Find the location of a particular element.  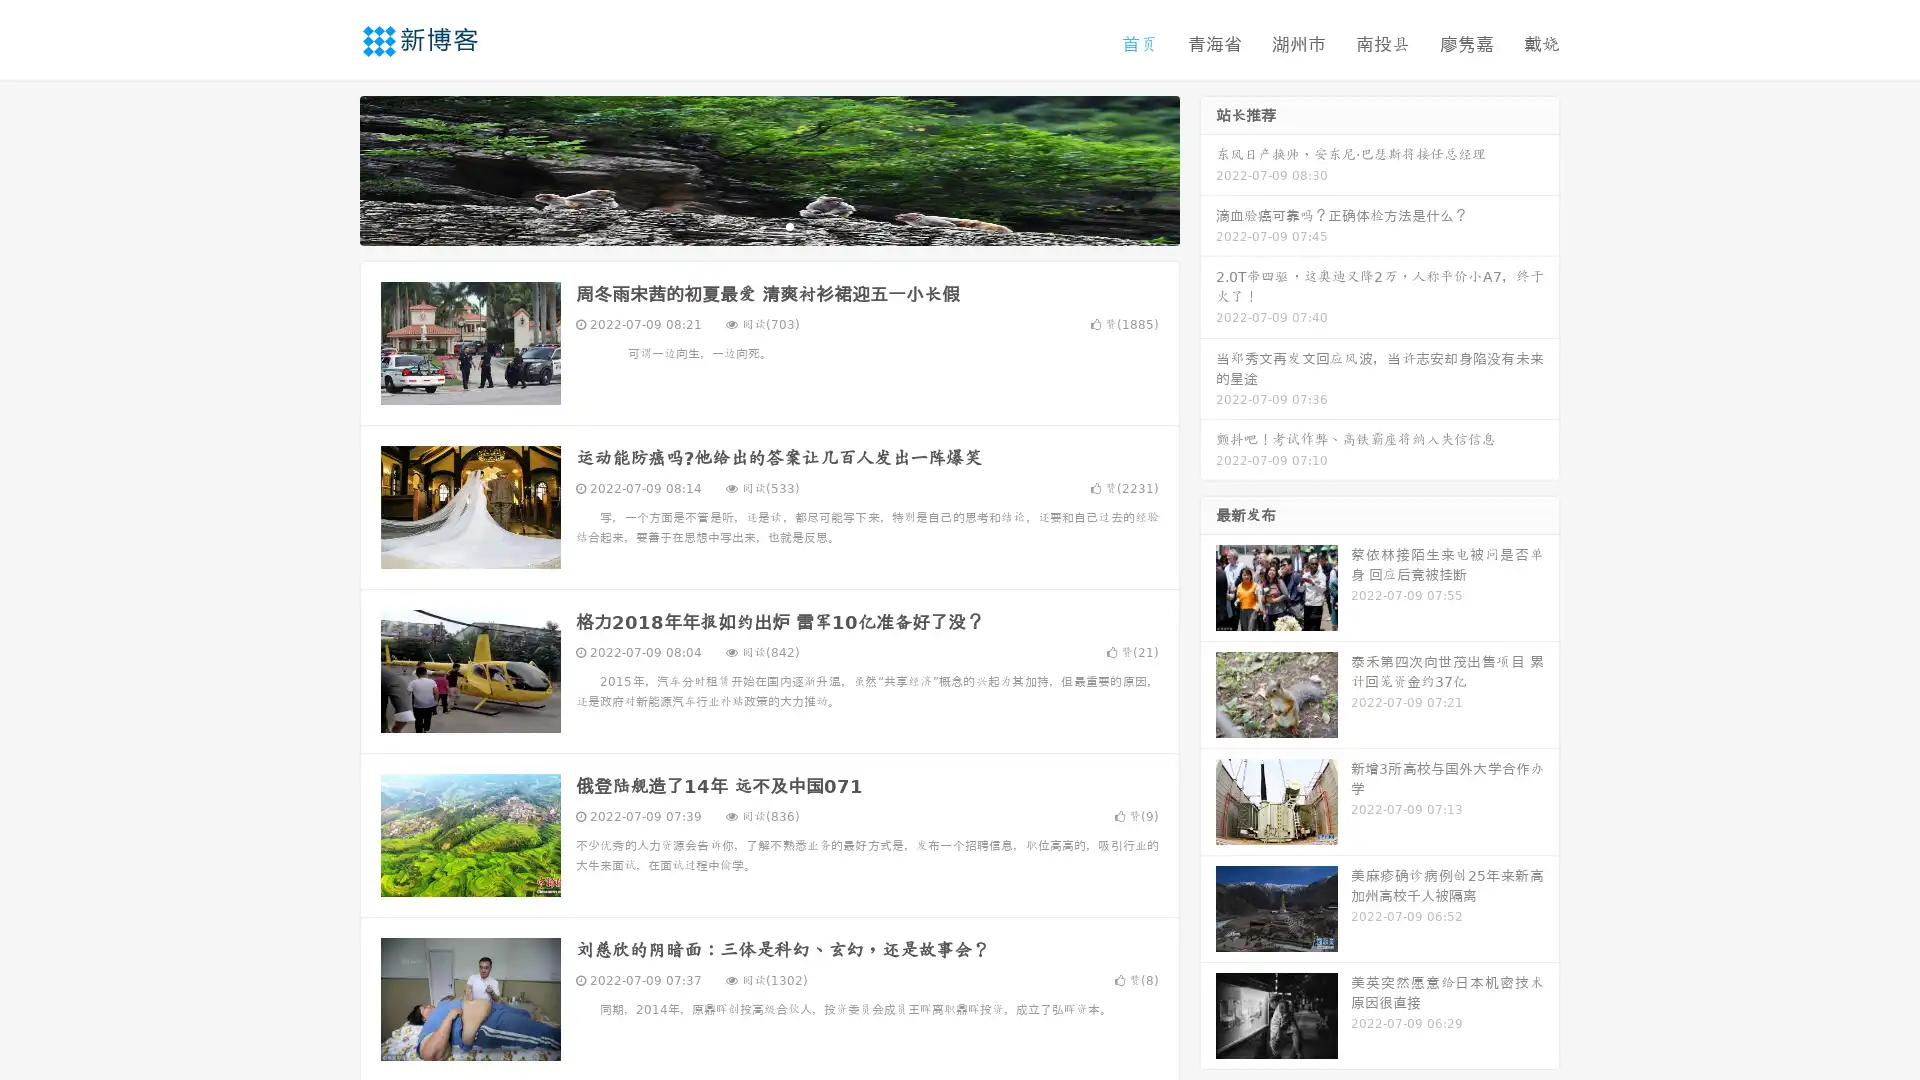

Go to slide 2 is located at coordinates (768, 225).